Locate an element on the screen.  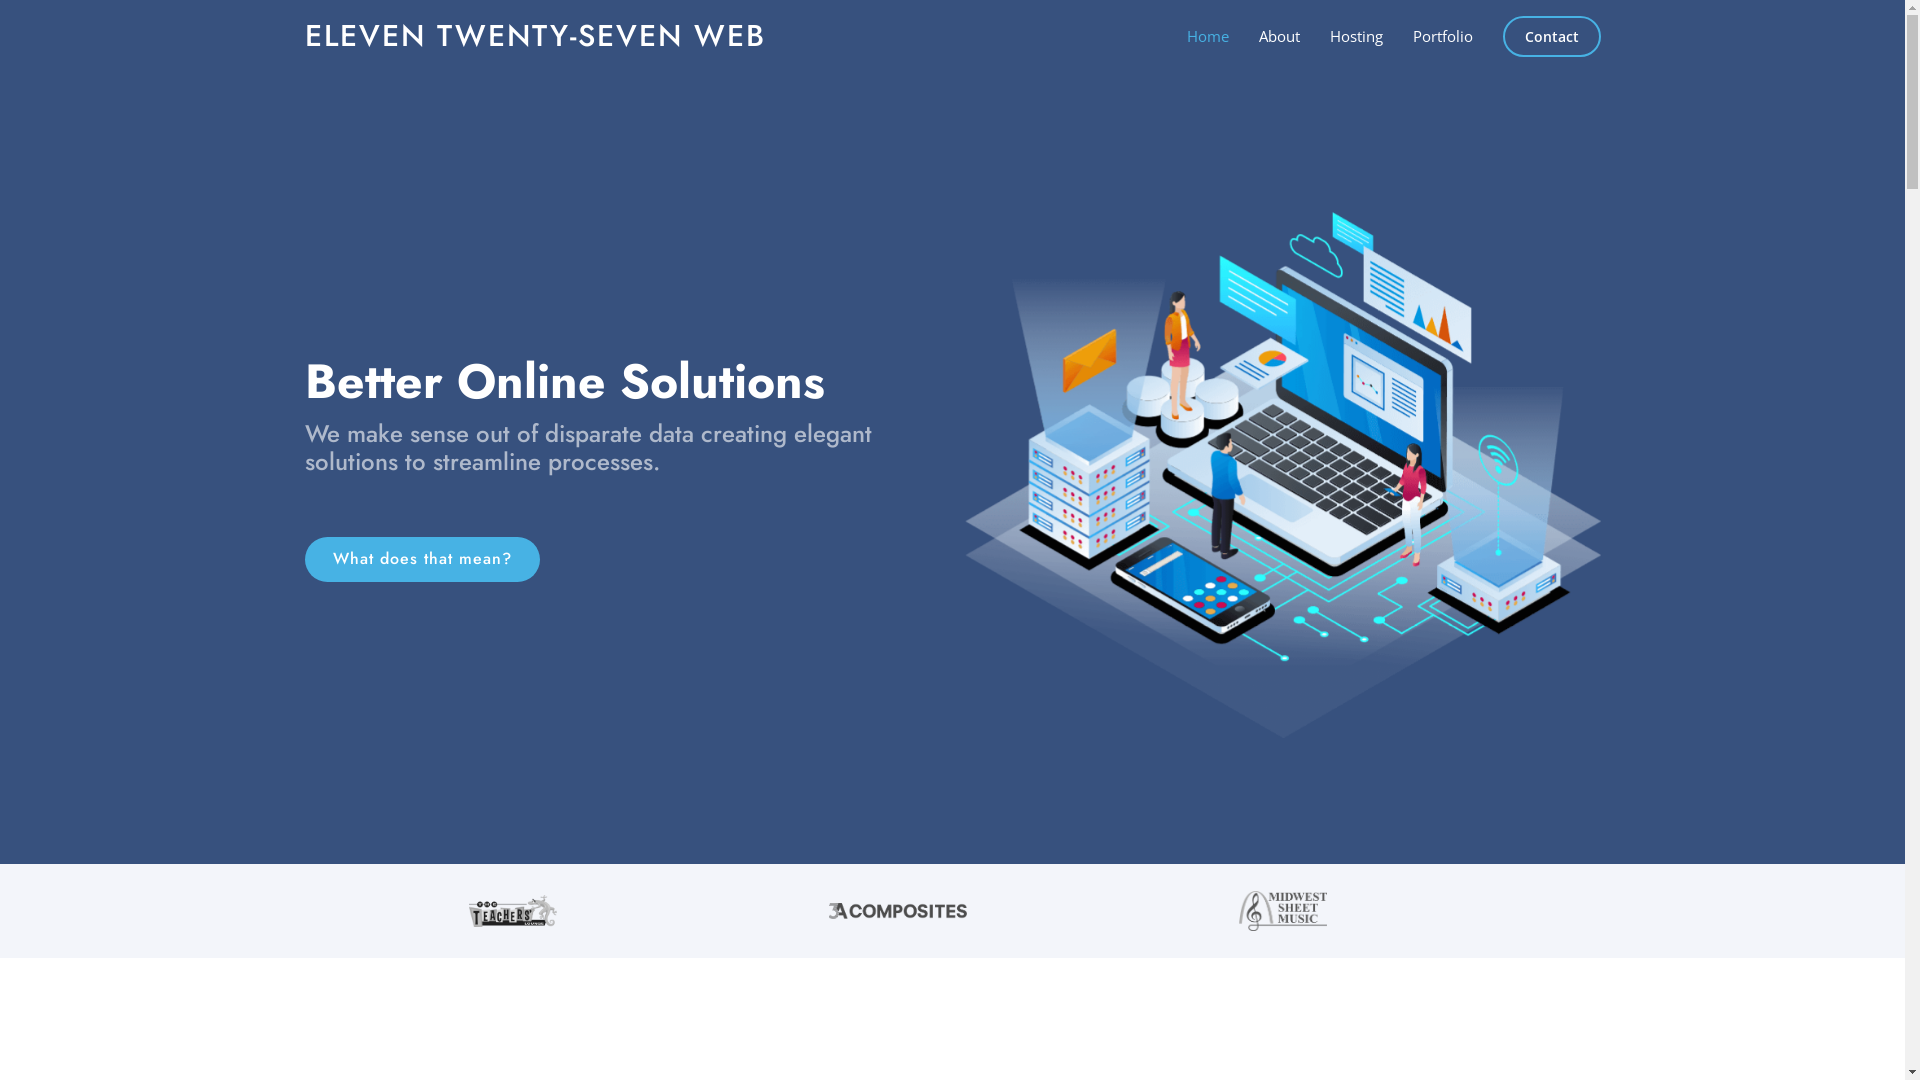
'About' is located at coordinates (1262, 36).